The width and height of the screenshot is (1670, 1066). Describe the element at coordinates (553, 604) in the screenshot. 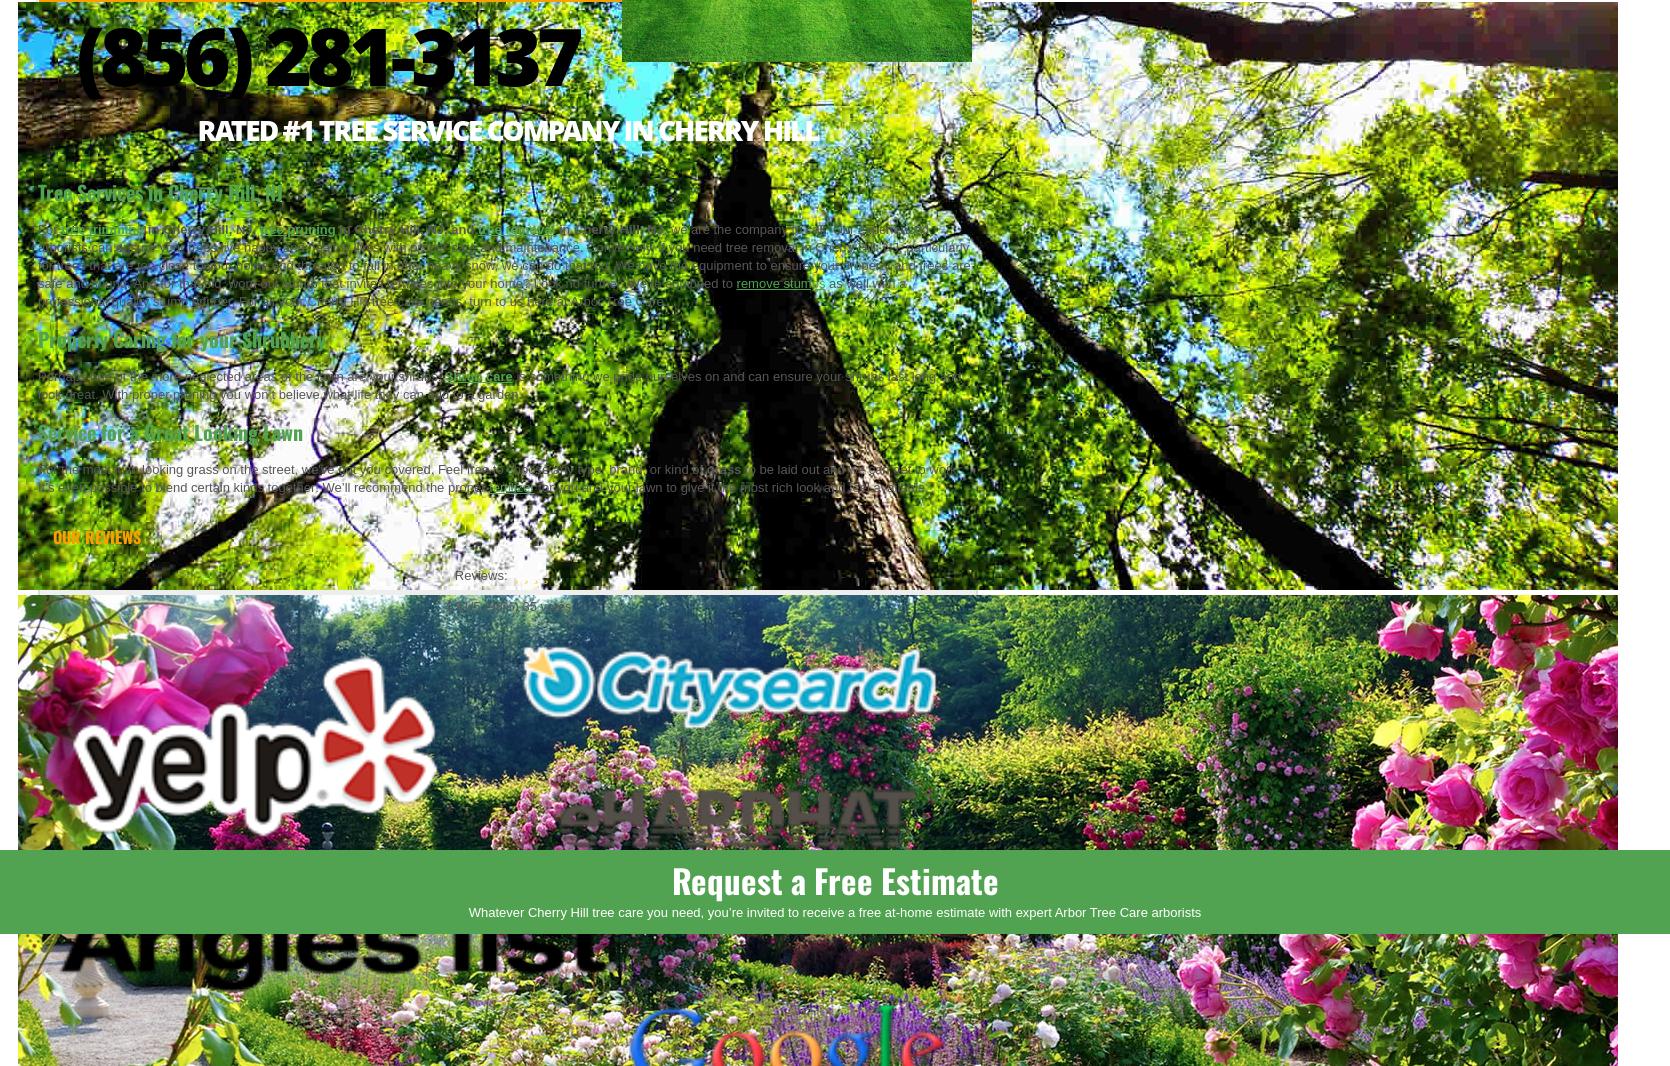

I see `'votes'` at that location.